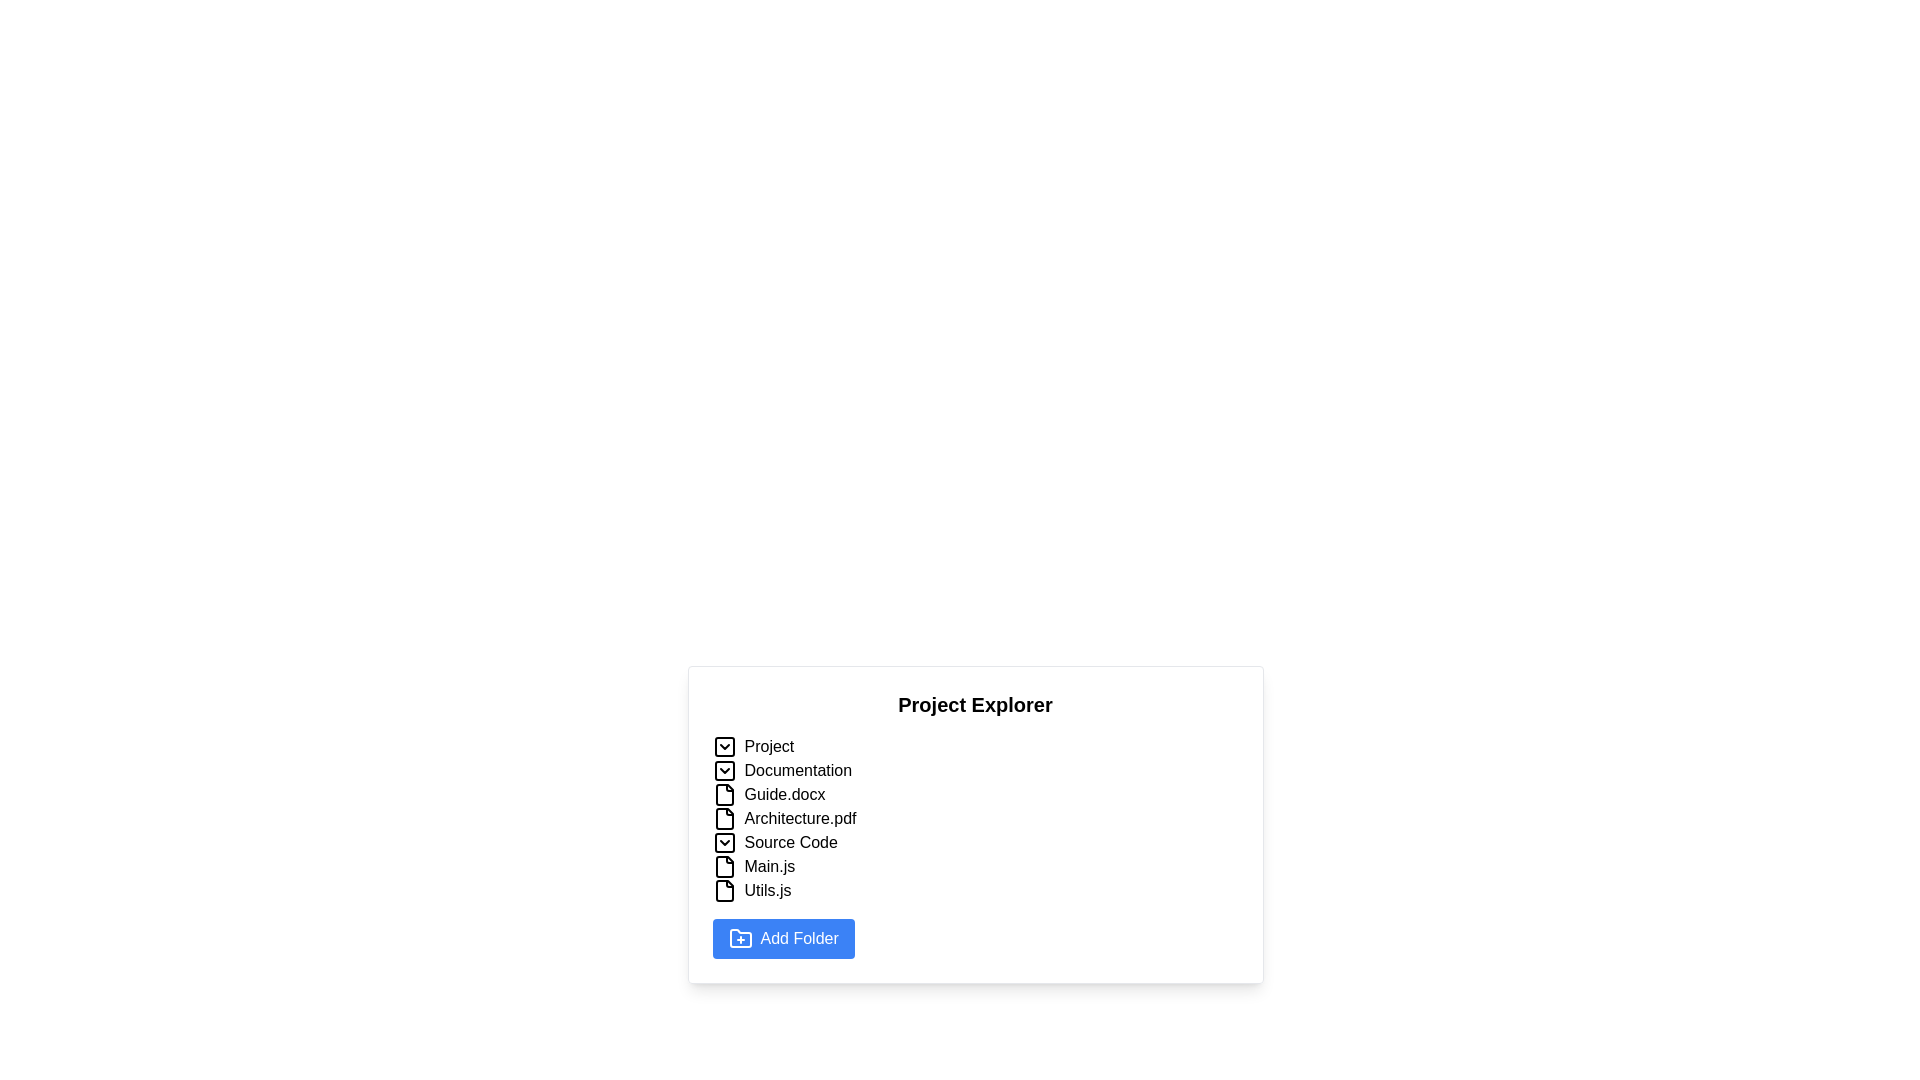  Describe the element at coordinates (768, 747) in the screenshot. I see `the static text label 'Project' in the hierarchical file explorer interface, located at the top-left corner next to the arrow icon` at that location.